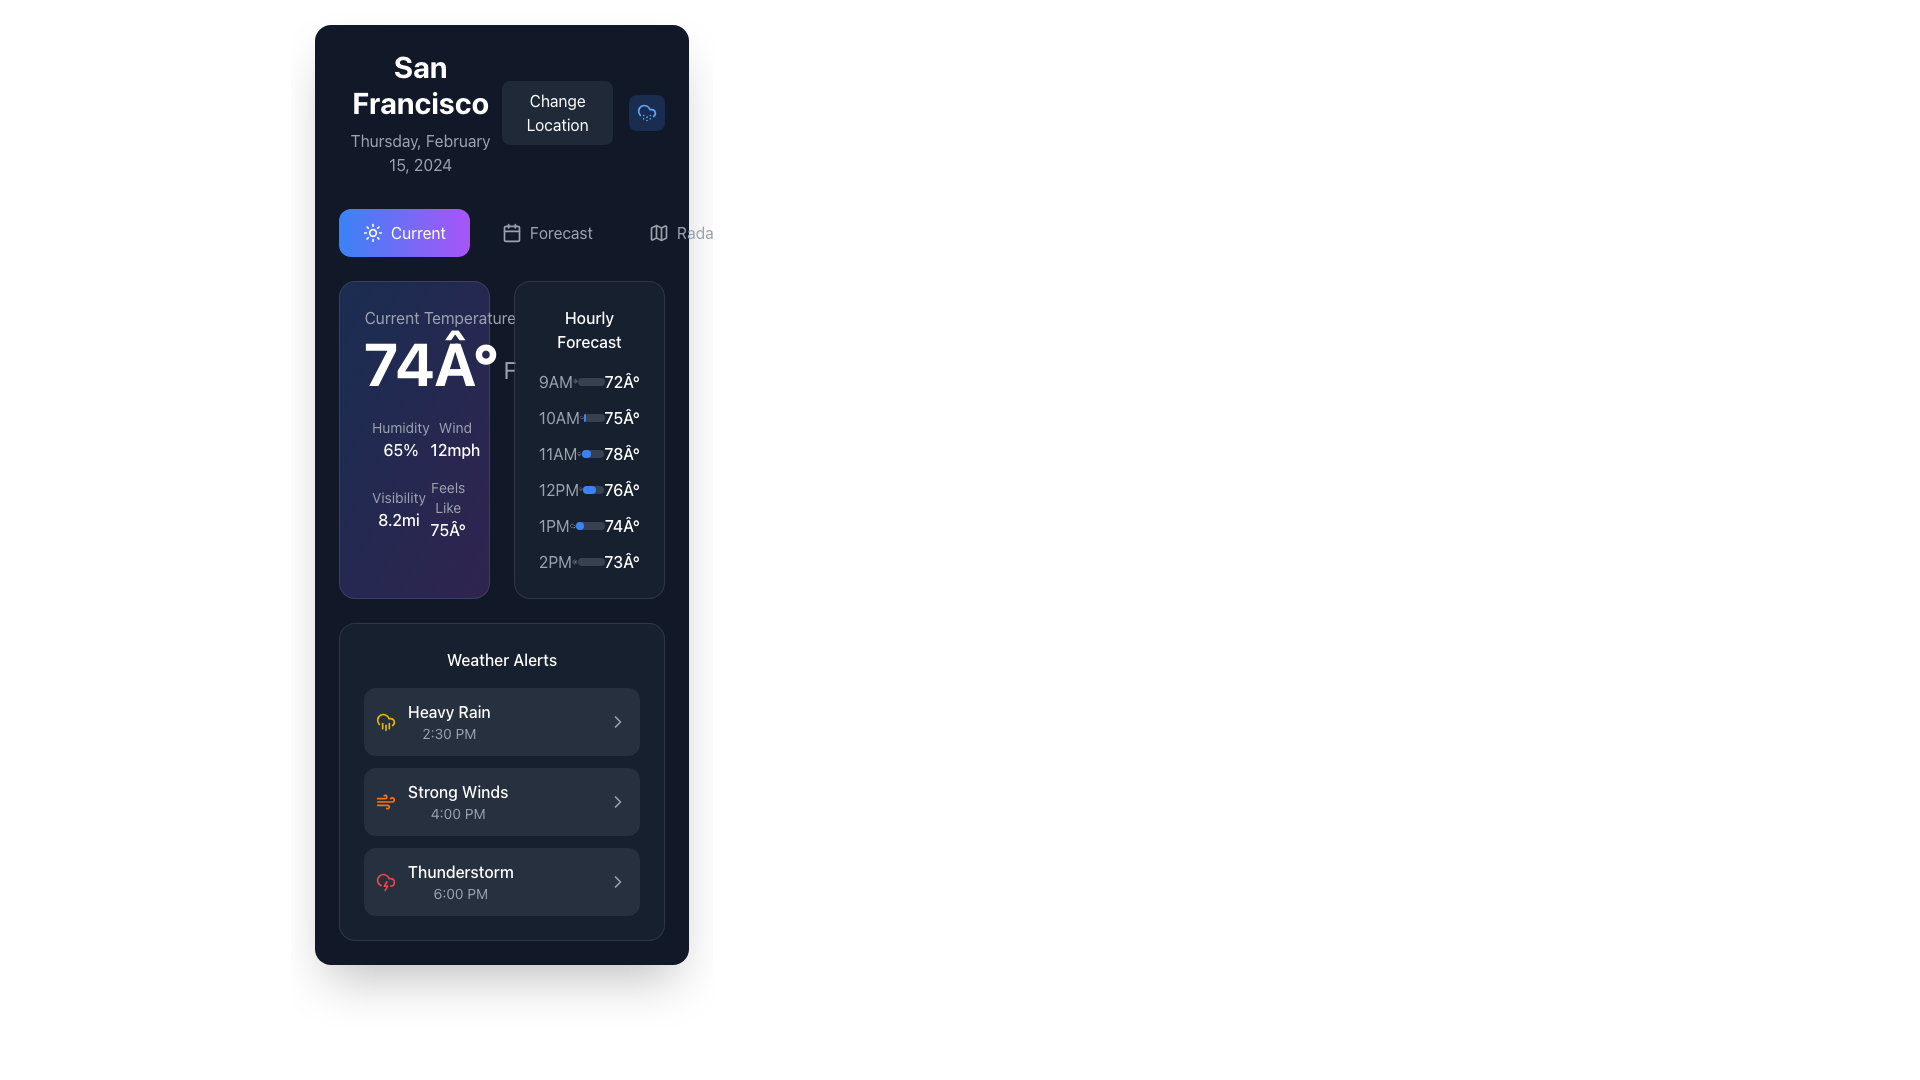 The height and width of the screenshot is (1080, 1920). What do you see at coordinates (454, 427) in the screenshot?
I see `the static text label displaying 'Wind', which is styled in light gray and positioned above the '12mph' wind speed value in the weather information section` at bounding box center [454, 427].